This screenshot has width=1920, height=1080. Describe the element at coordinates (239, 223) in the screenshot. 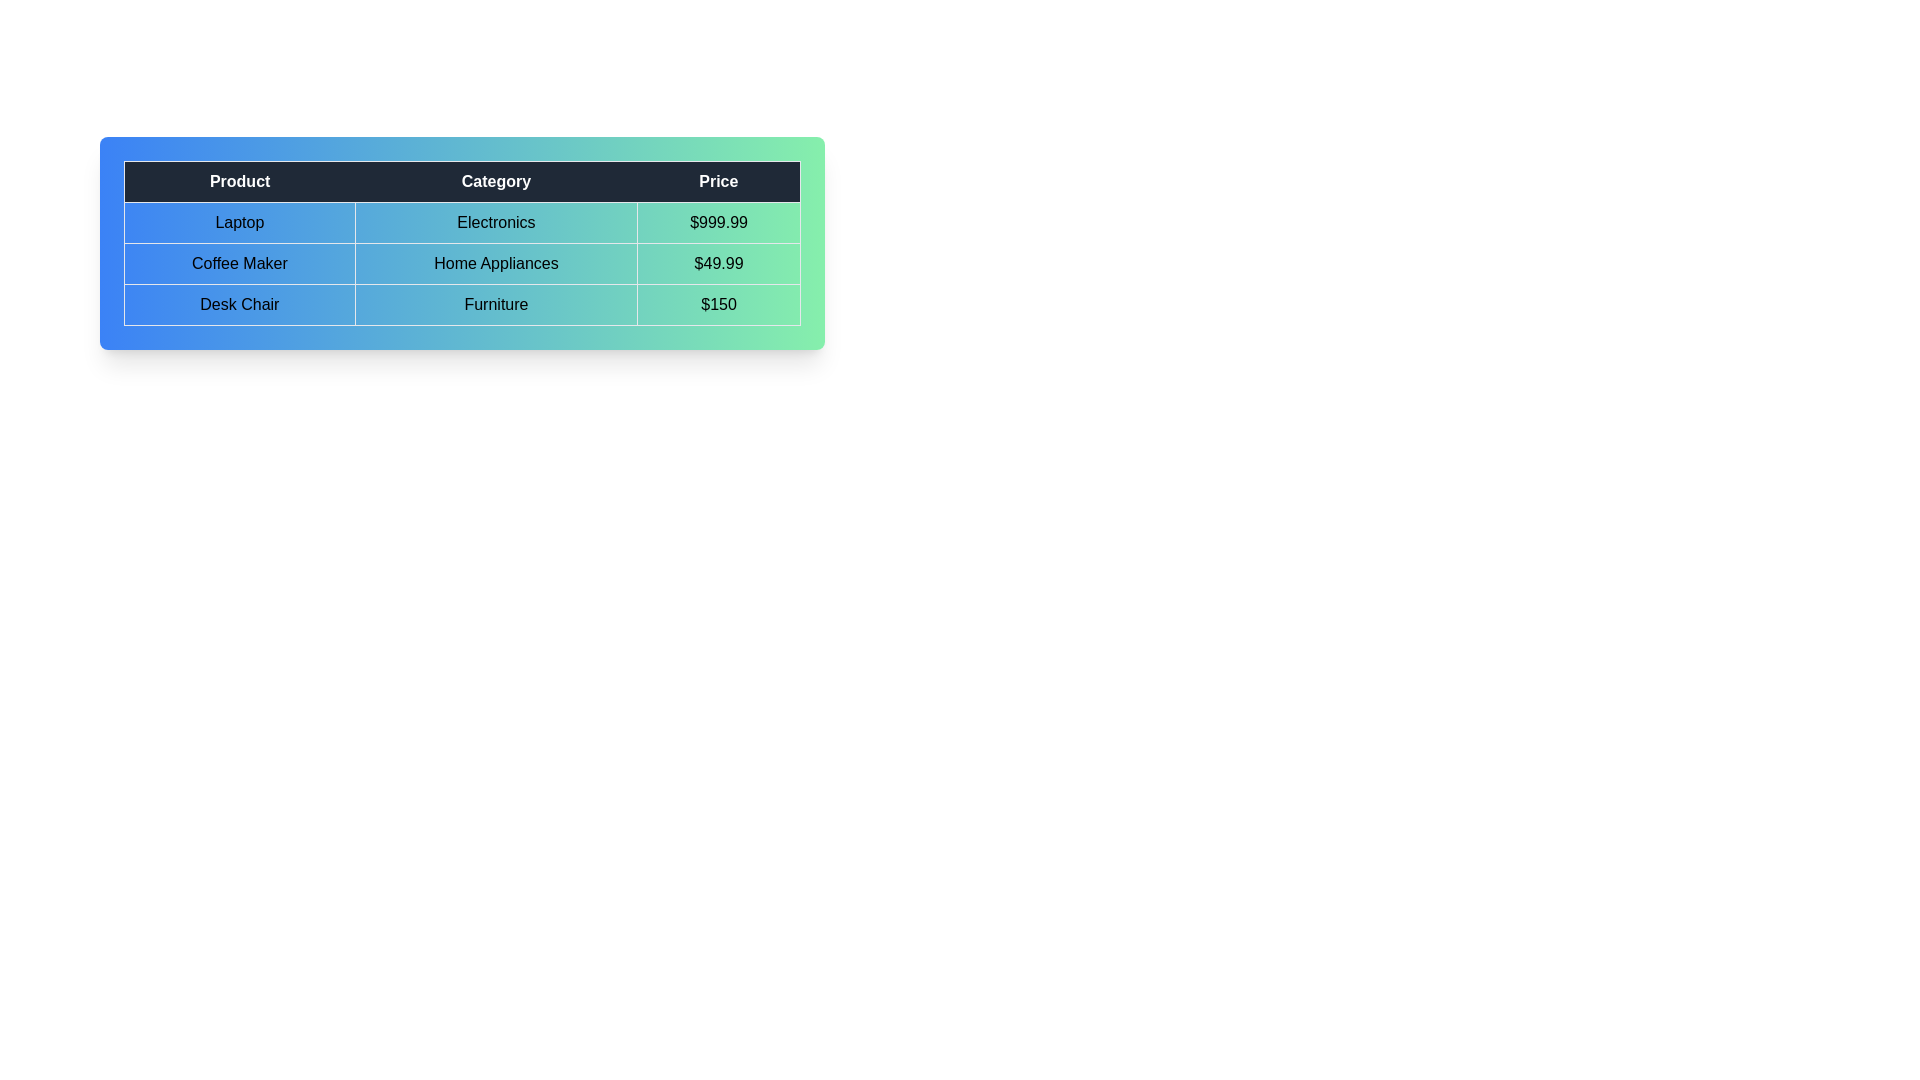

I see `the label representing the product name located in the first row under the 'Product' column of the table layout` at that location.